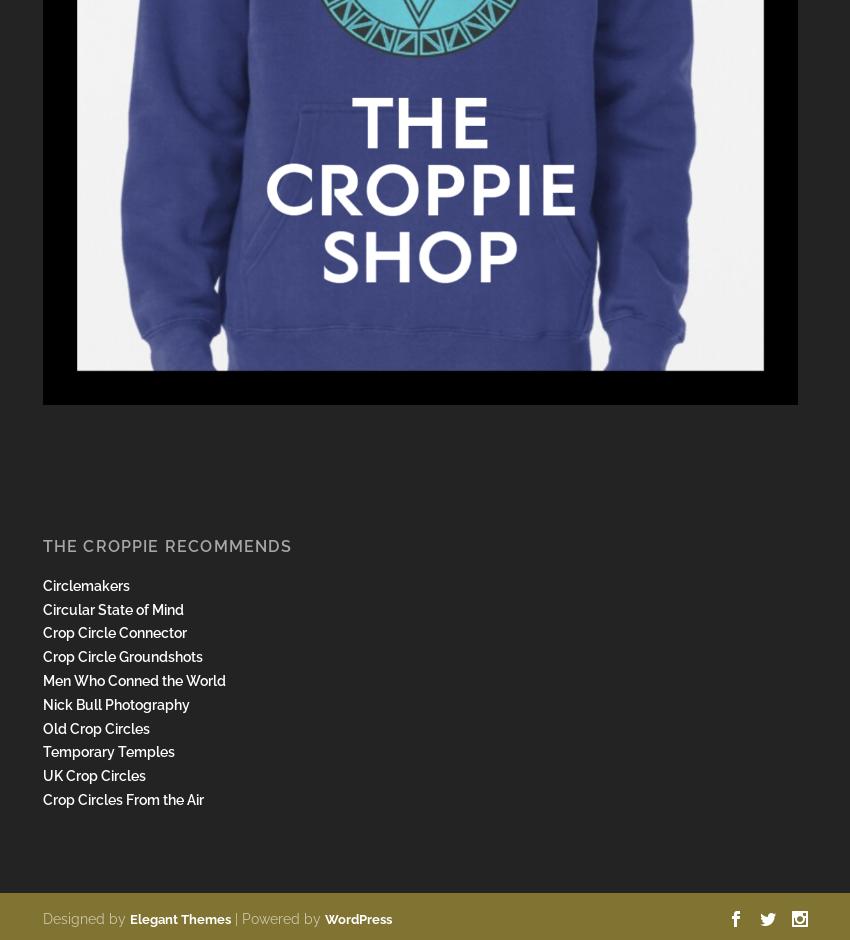 Image resolution: width=850 pixels, height=940 pixels. What do you see at coordinates (94, 728) in the screenshot?
I see `'Old Crop Circles'` at bounding box center [94, 728].